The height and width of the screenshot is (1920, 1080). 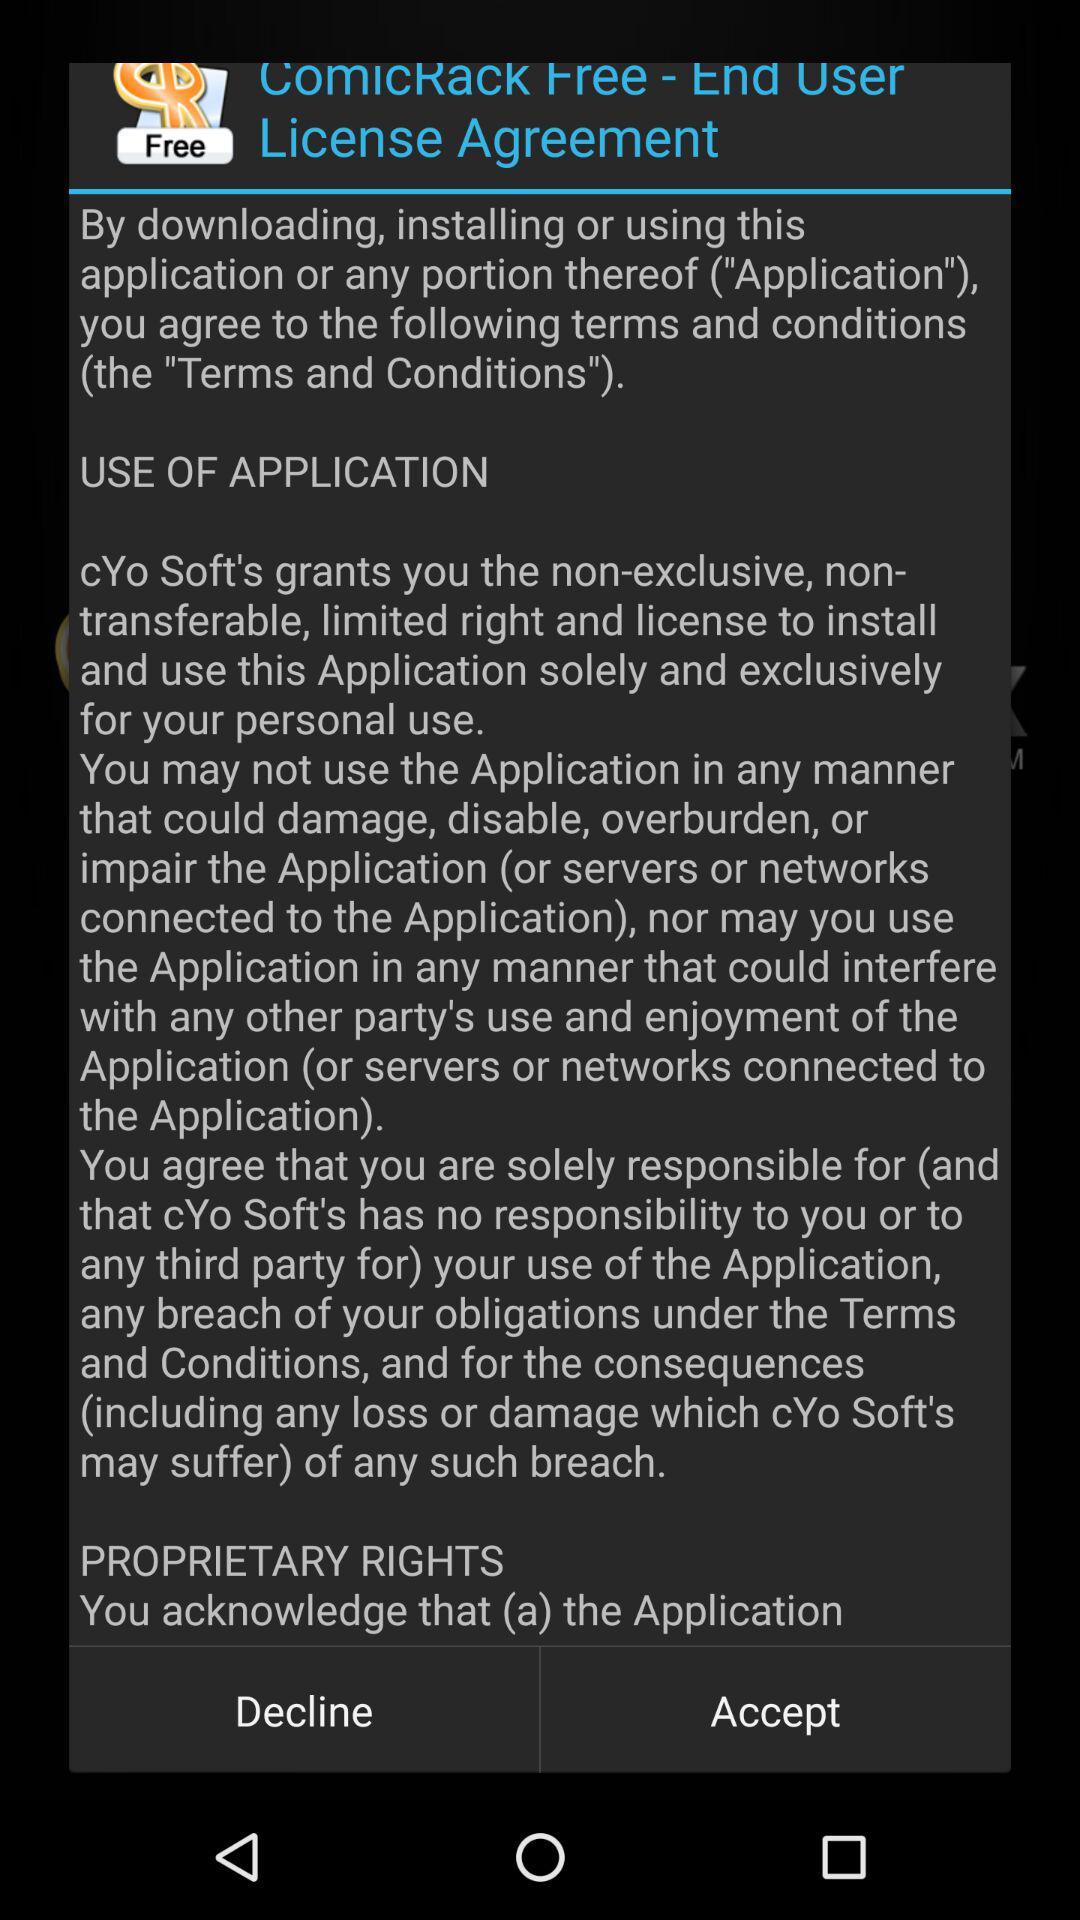 What do you see at coordinates (774, 1708) in the screenshot?
I see `the item at the bottom right corner` at bounding box center [774, 1708].